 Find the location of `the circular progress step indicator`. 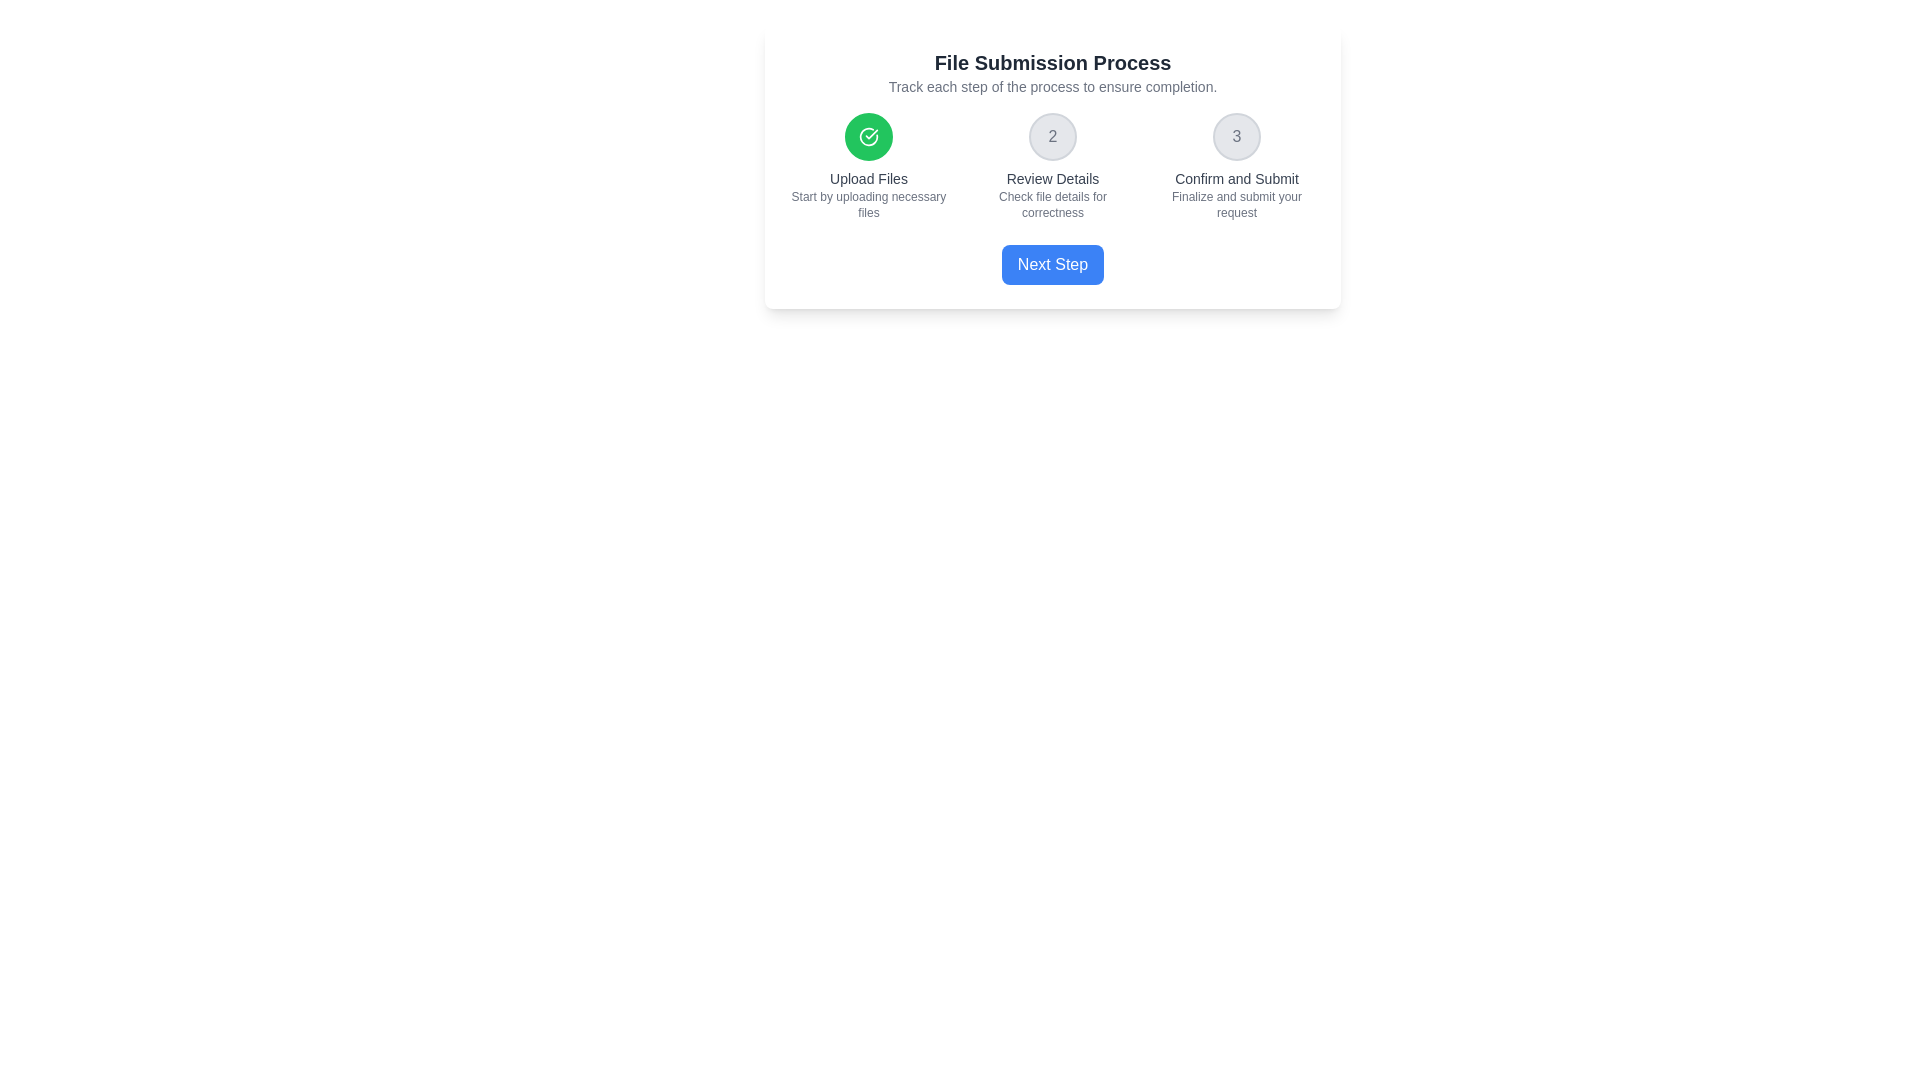

the circular progress step indicator is located at coordinates (1051, 136).